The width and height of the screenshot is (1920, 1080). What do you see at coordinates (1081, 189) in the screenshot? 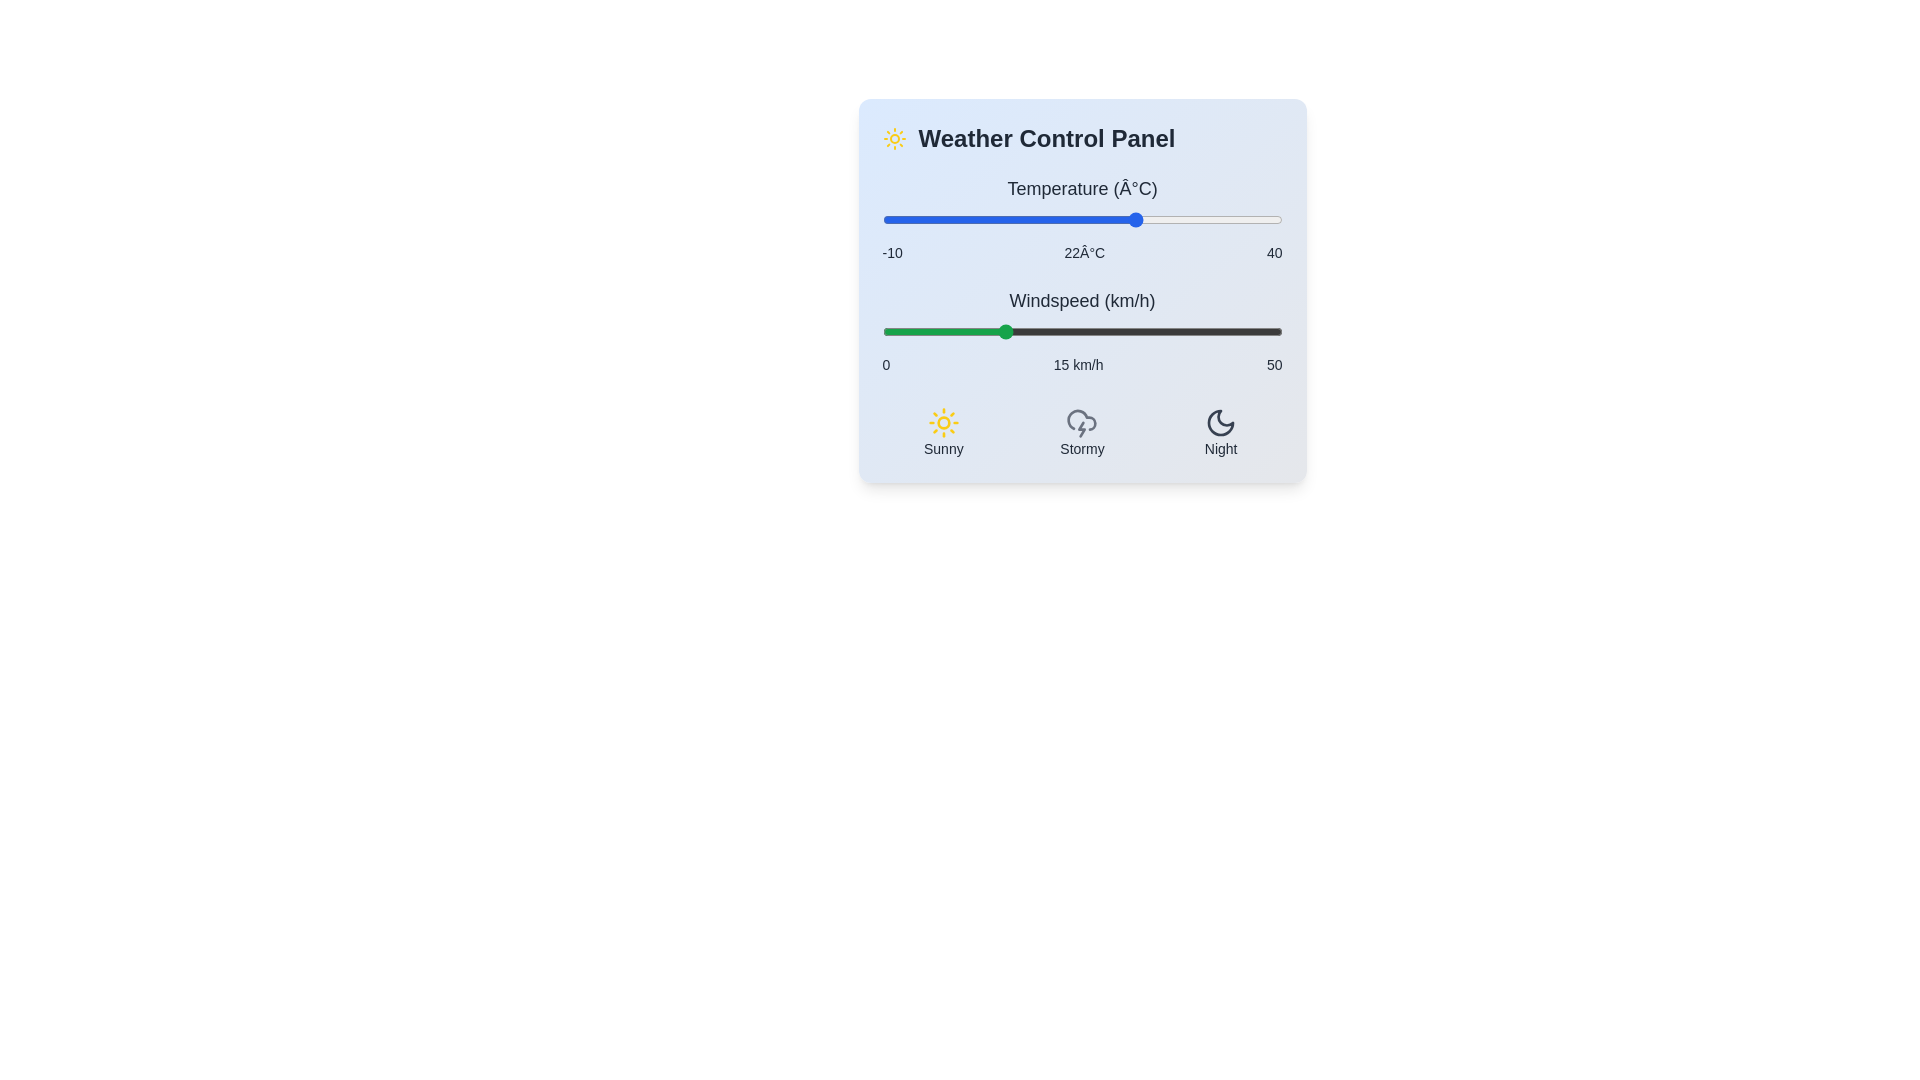
I see `the text label displaying 'Temperature (Â°C)' which is styled as a large, bold heading` at bounding box center [1081, 189].